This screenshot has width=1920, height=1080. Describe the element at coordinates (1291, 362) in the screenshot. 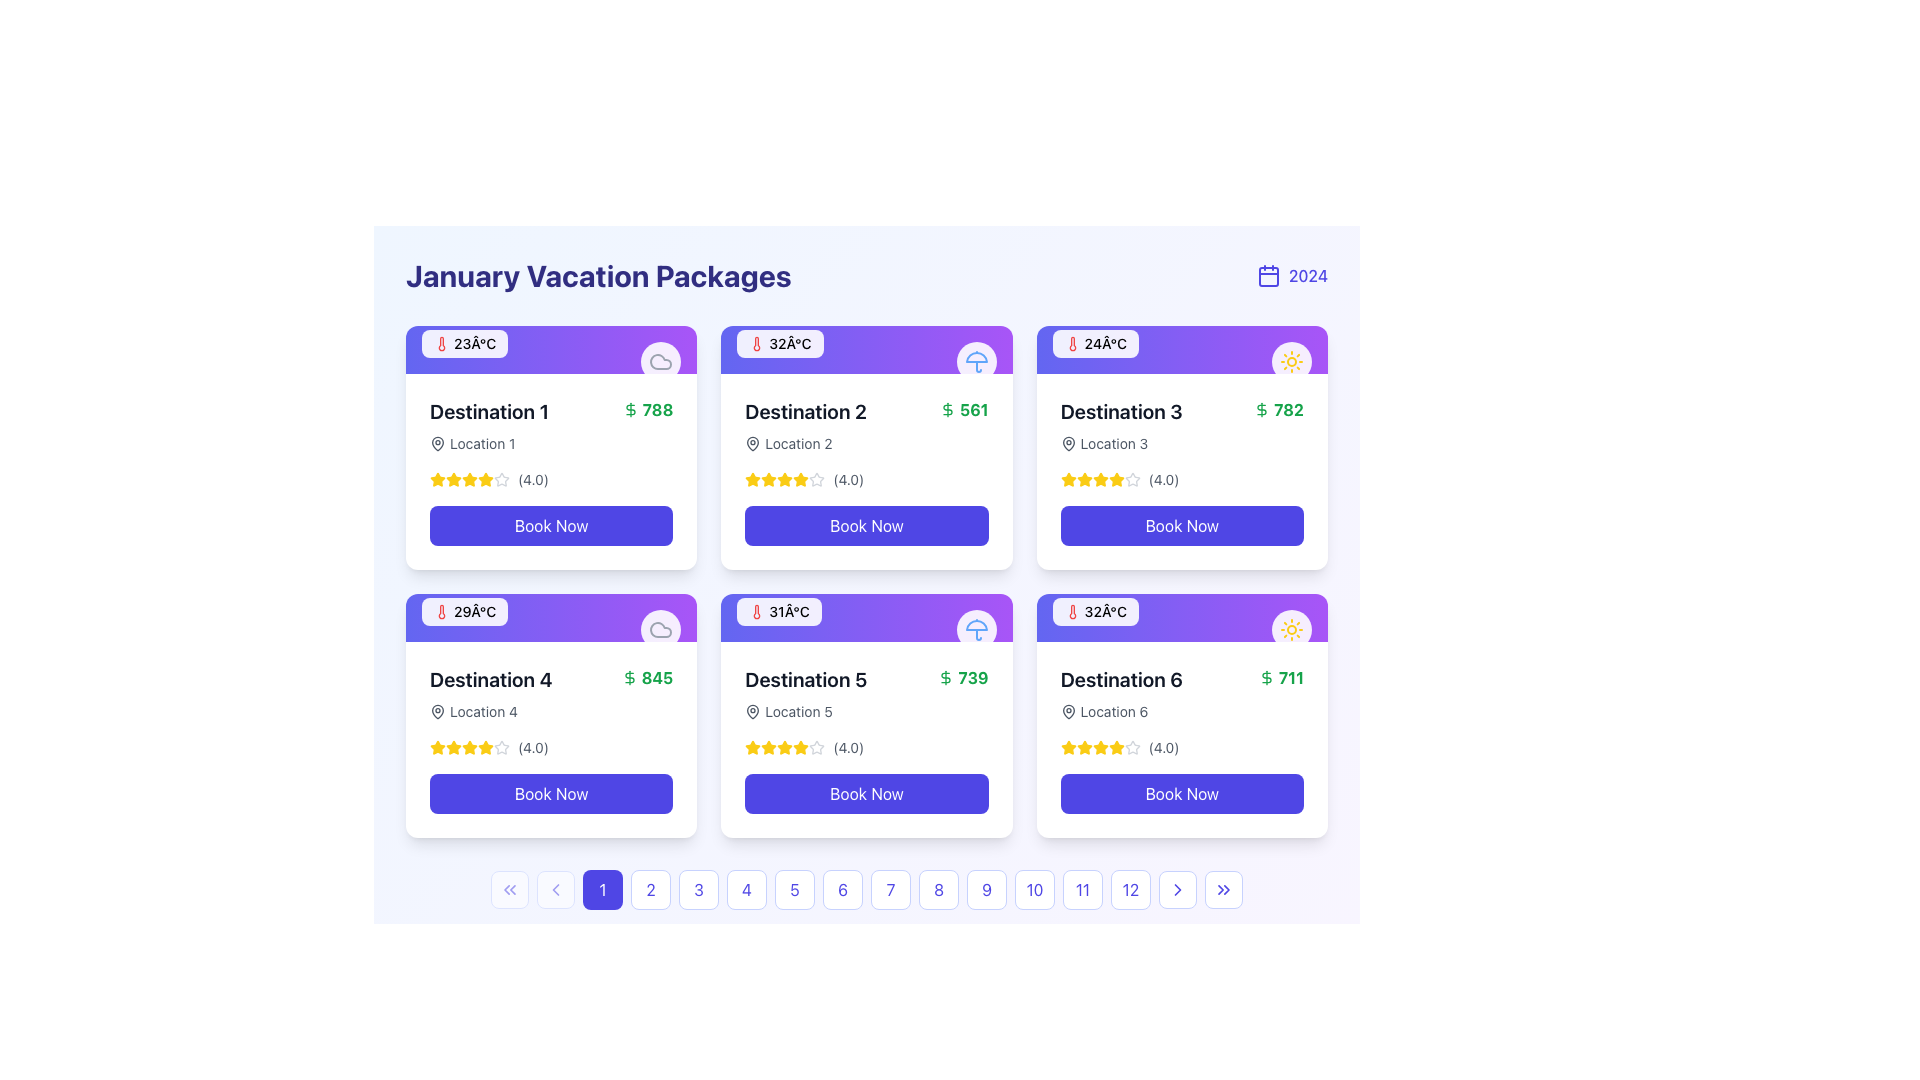

I see `the circular yellow sun icon located in the top-right corner of the 'Destination 3' card for additional information` at that location.